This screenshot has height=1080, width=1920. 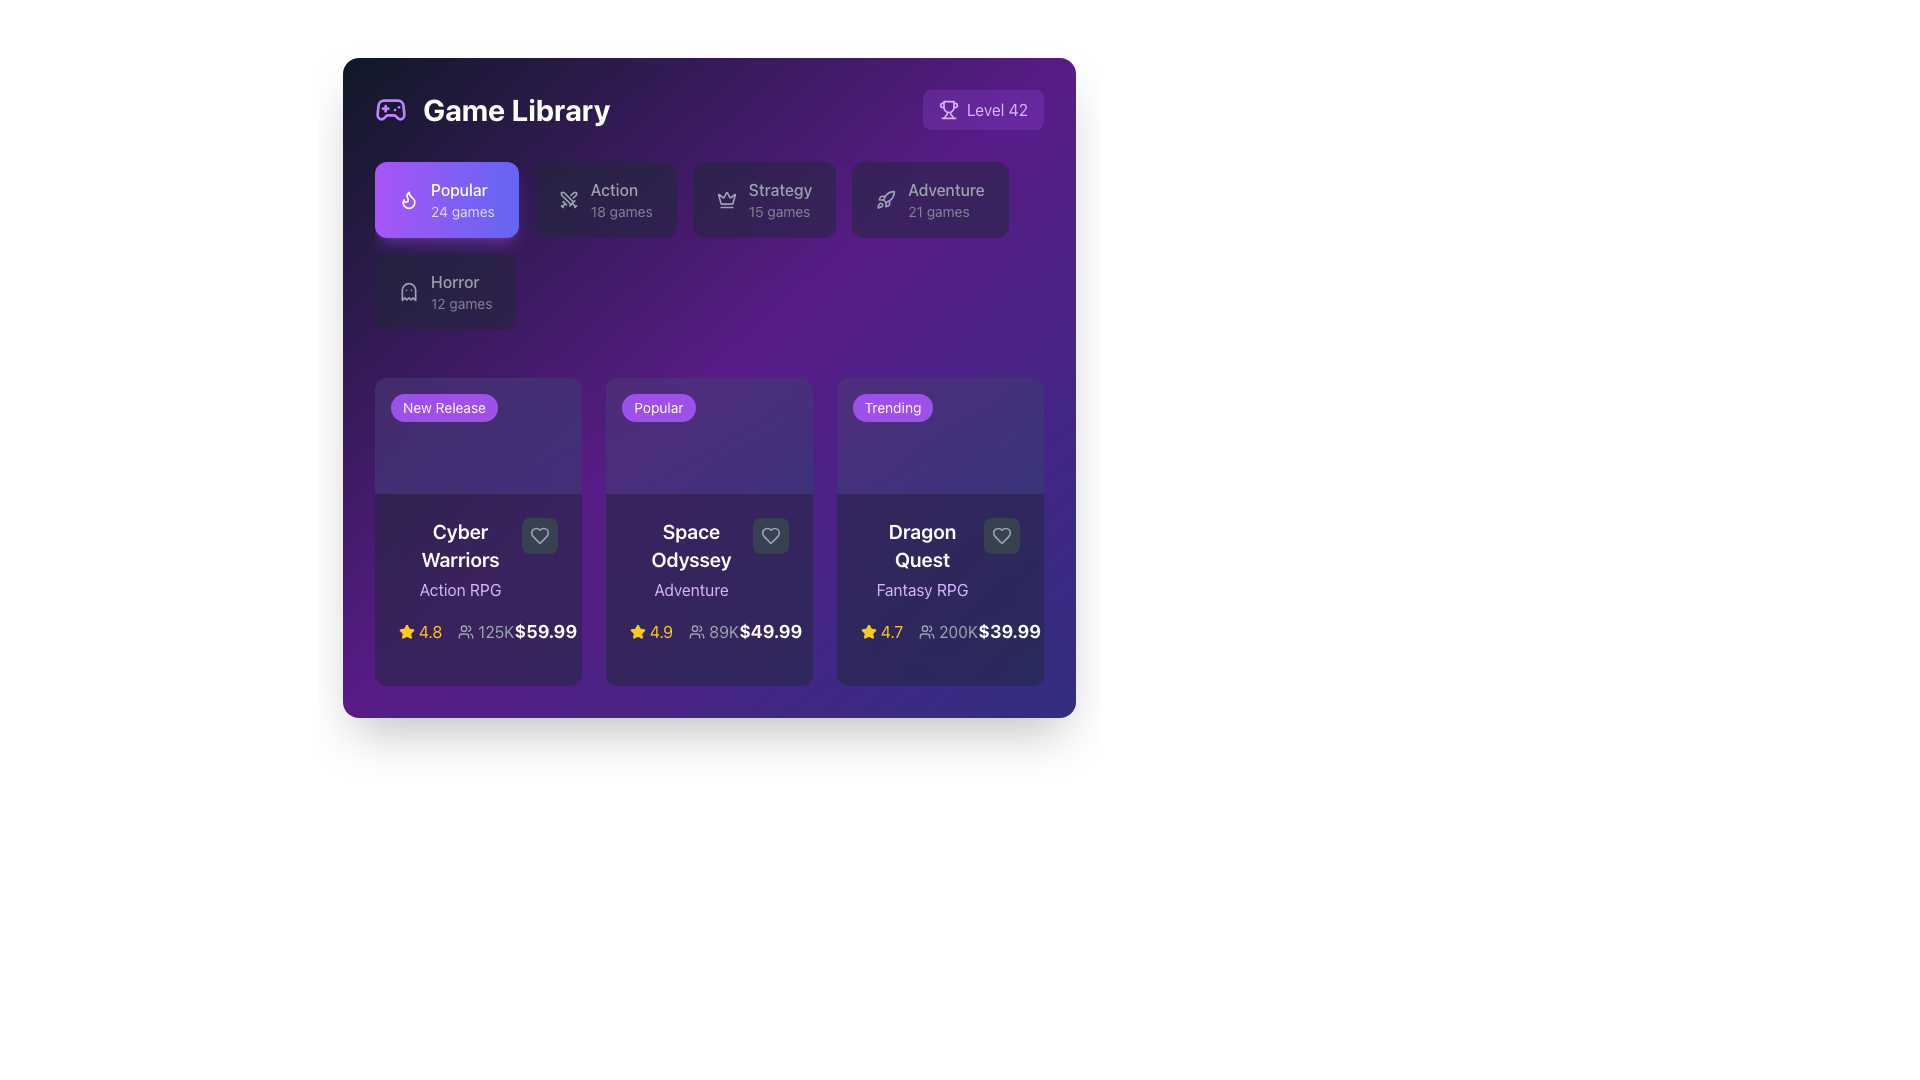 I want to click on the heart icon button, which is styled as an outlined graphic on a dark grey-blue background in the top-right section of the 'Cyber Warriors' game card, so click(x=539, y=535).